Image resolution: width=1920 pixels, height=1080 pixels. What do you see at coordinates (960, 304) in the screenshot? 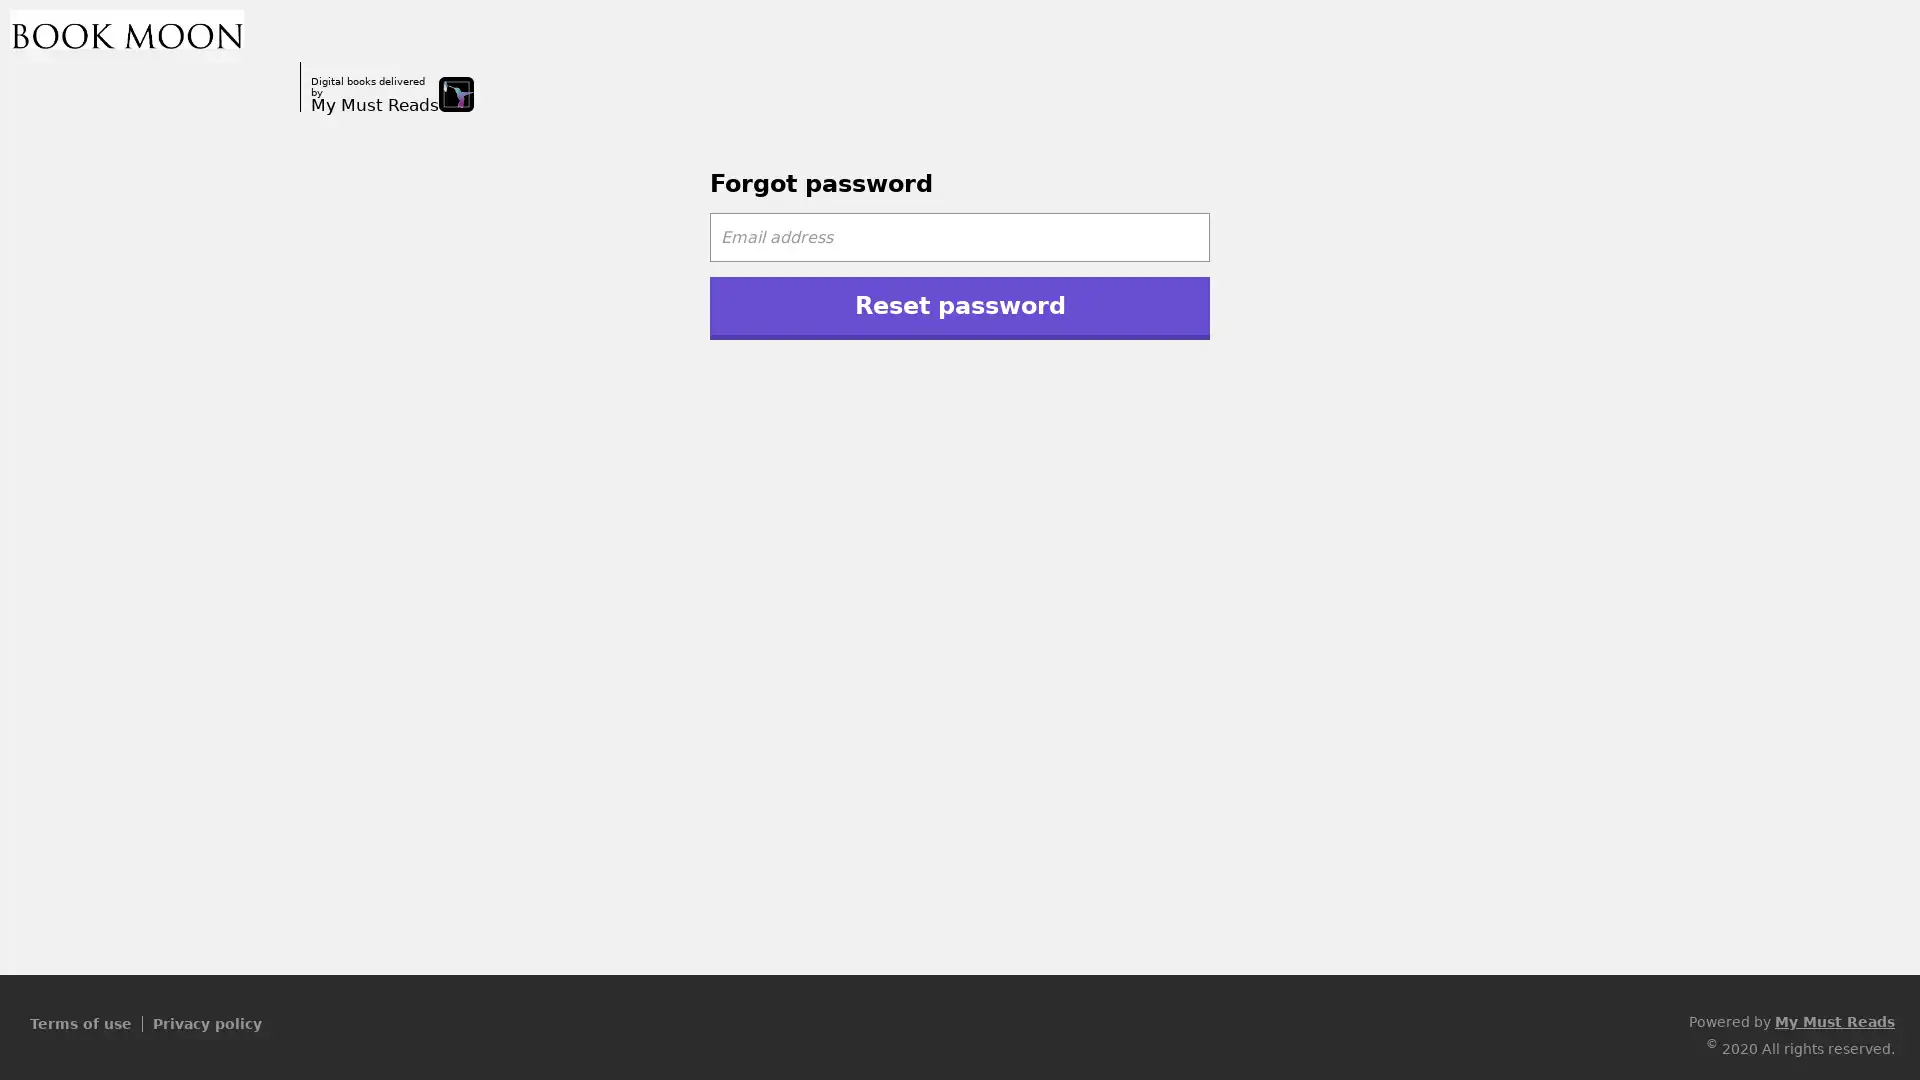
I see `Reset password` at bounding box center [960, 304].